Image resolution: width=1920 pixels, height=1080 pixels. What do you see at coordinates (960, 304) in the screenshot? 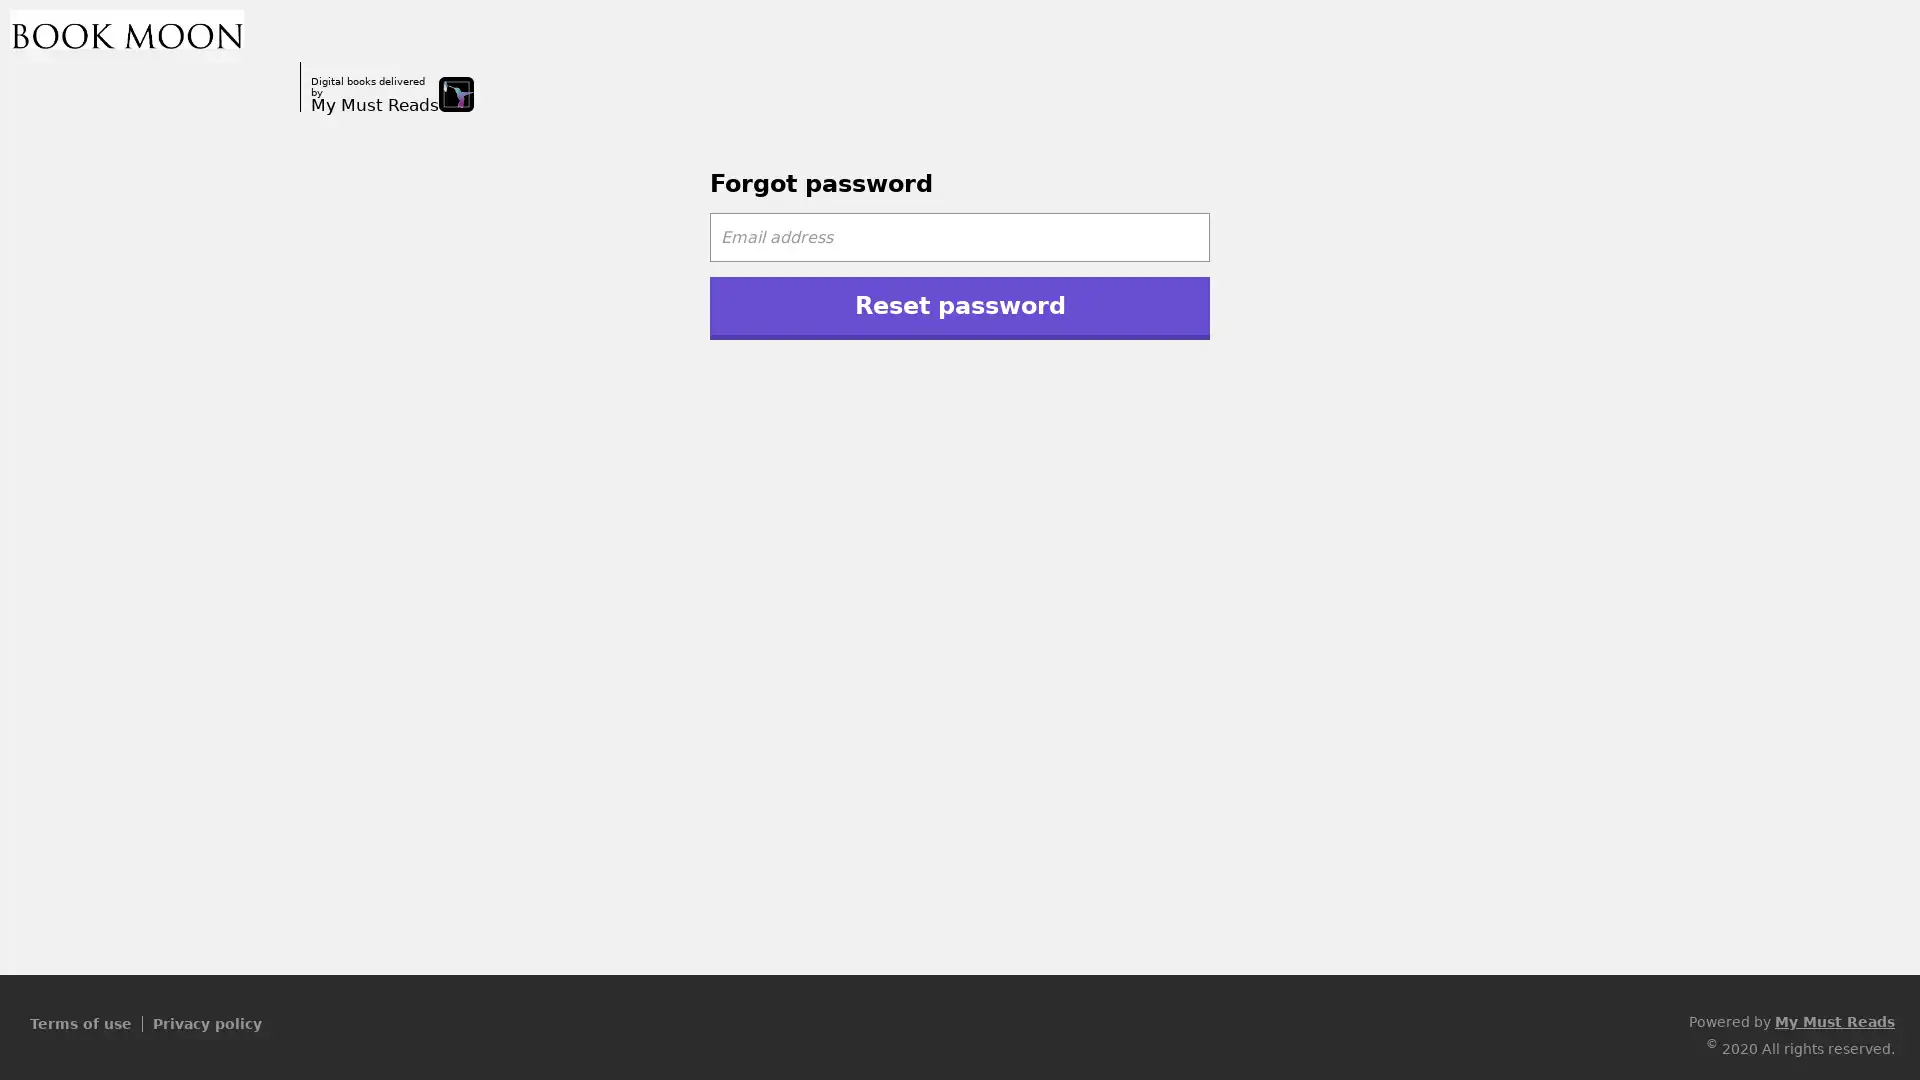
I see `Reset password` at bounding box center [960, 304].